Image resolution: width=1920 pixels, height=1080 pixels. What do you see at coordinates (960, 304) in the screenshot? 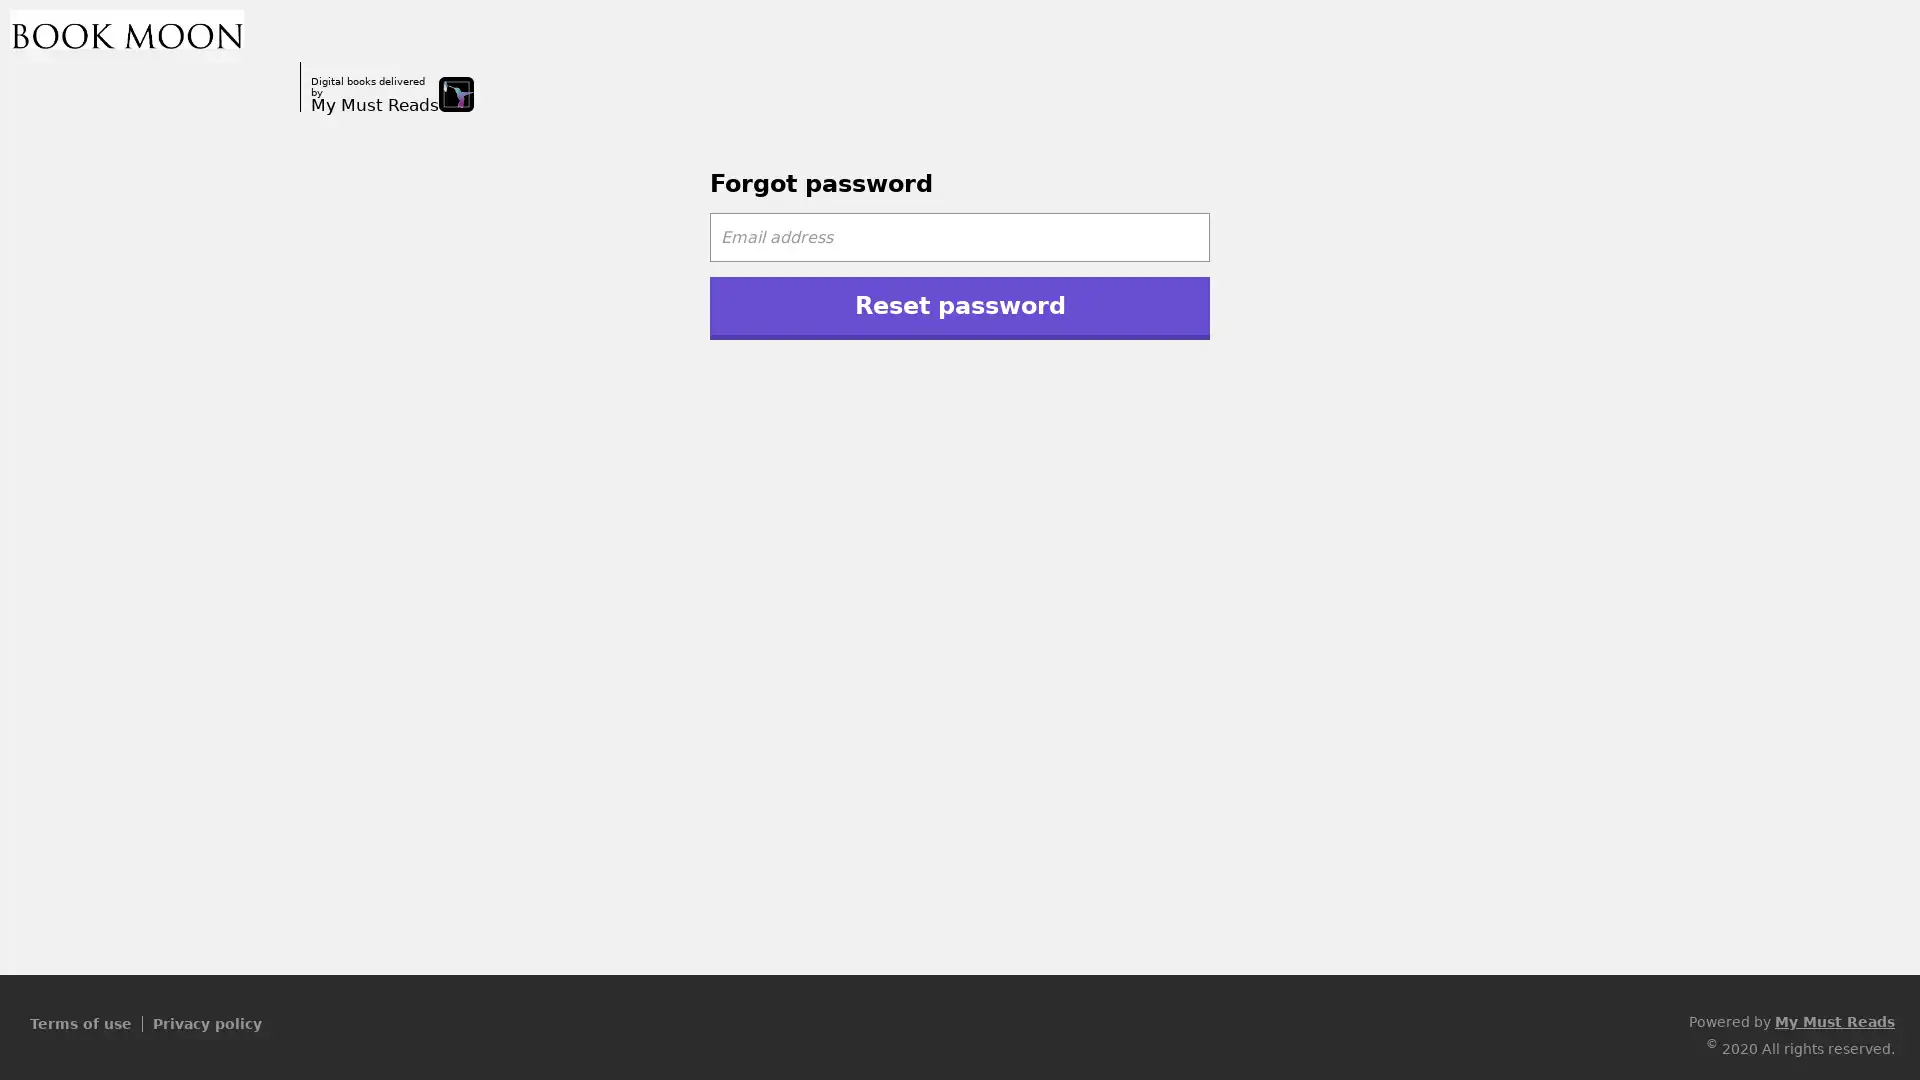
I see `Reset password` at bounding box center [960, 304].